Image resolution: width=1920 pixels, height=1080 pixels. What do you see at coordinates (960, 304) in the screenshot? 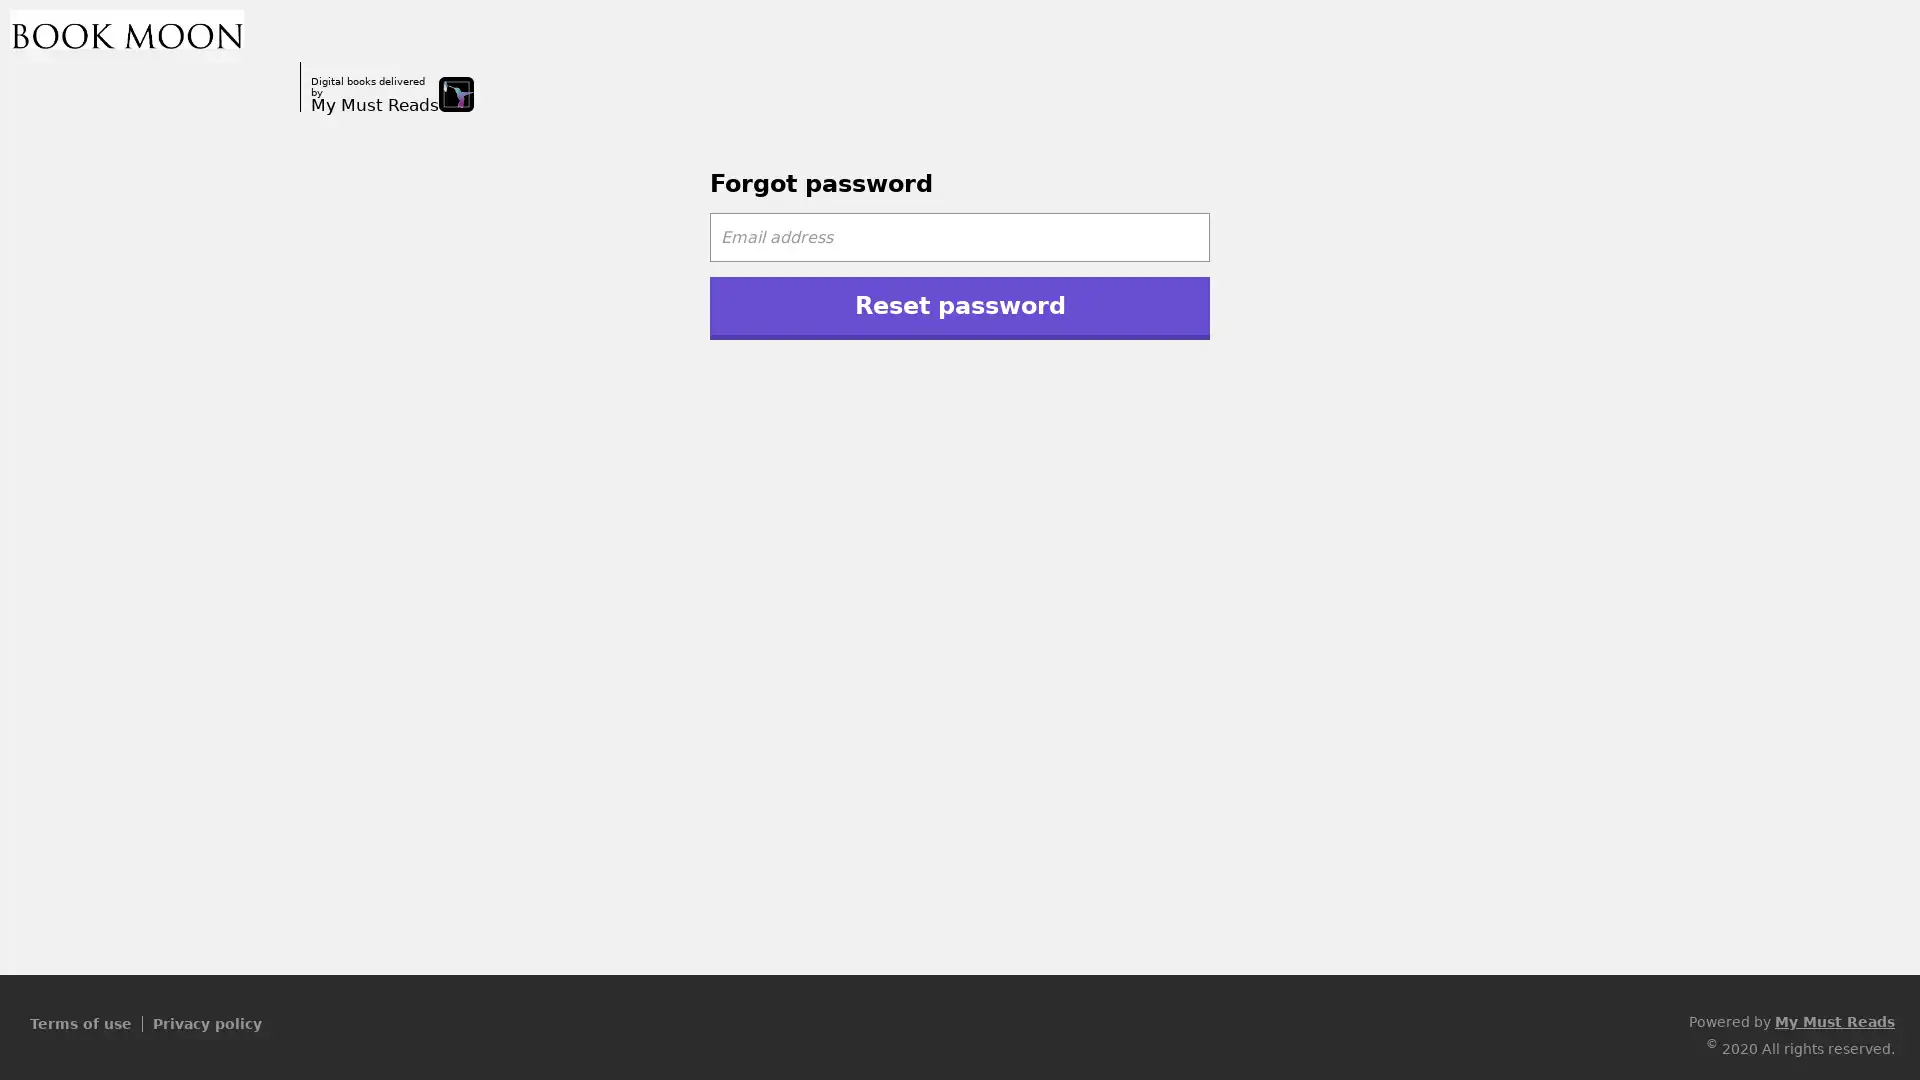
I see `Reset password` at bounding box center [960, 304].